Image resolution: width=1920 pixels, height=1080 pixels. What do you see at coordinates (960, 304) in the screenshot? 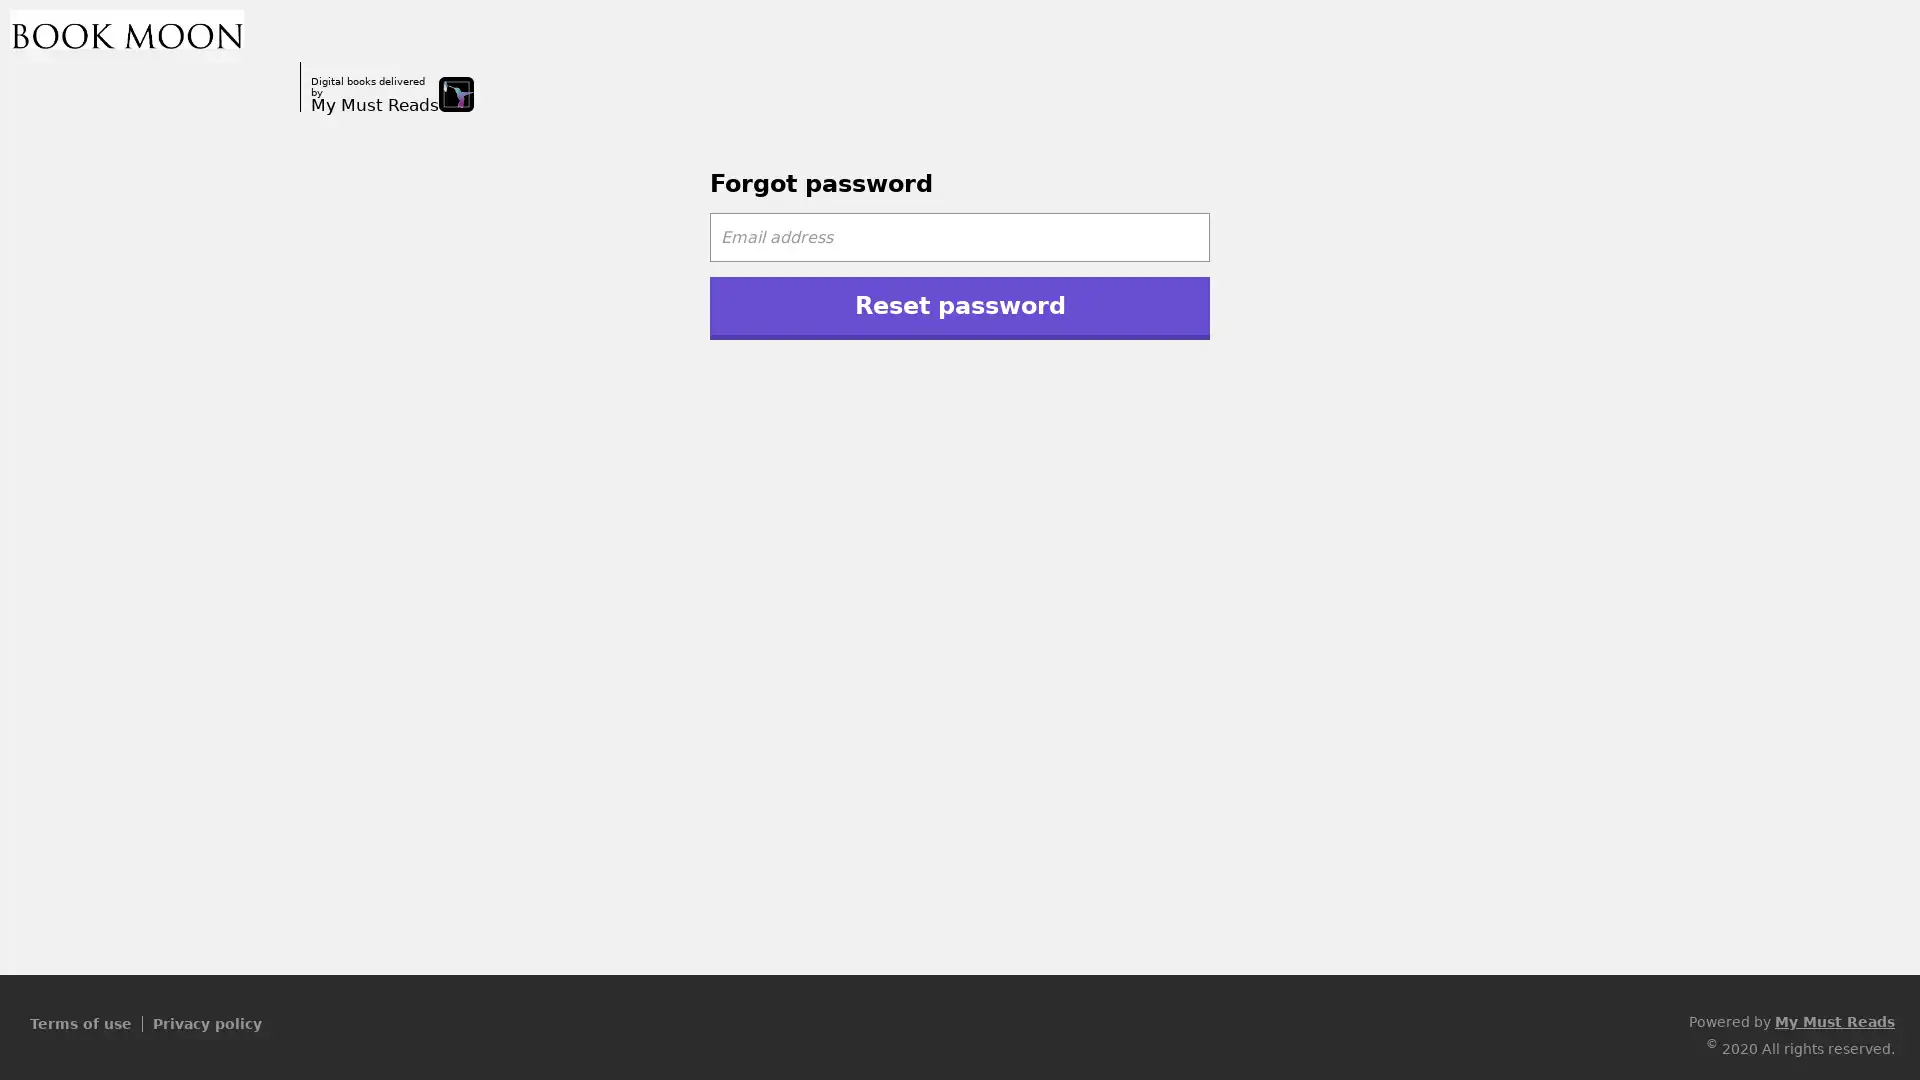
I see `Reset password` at bounding box center [960, 304].